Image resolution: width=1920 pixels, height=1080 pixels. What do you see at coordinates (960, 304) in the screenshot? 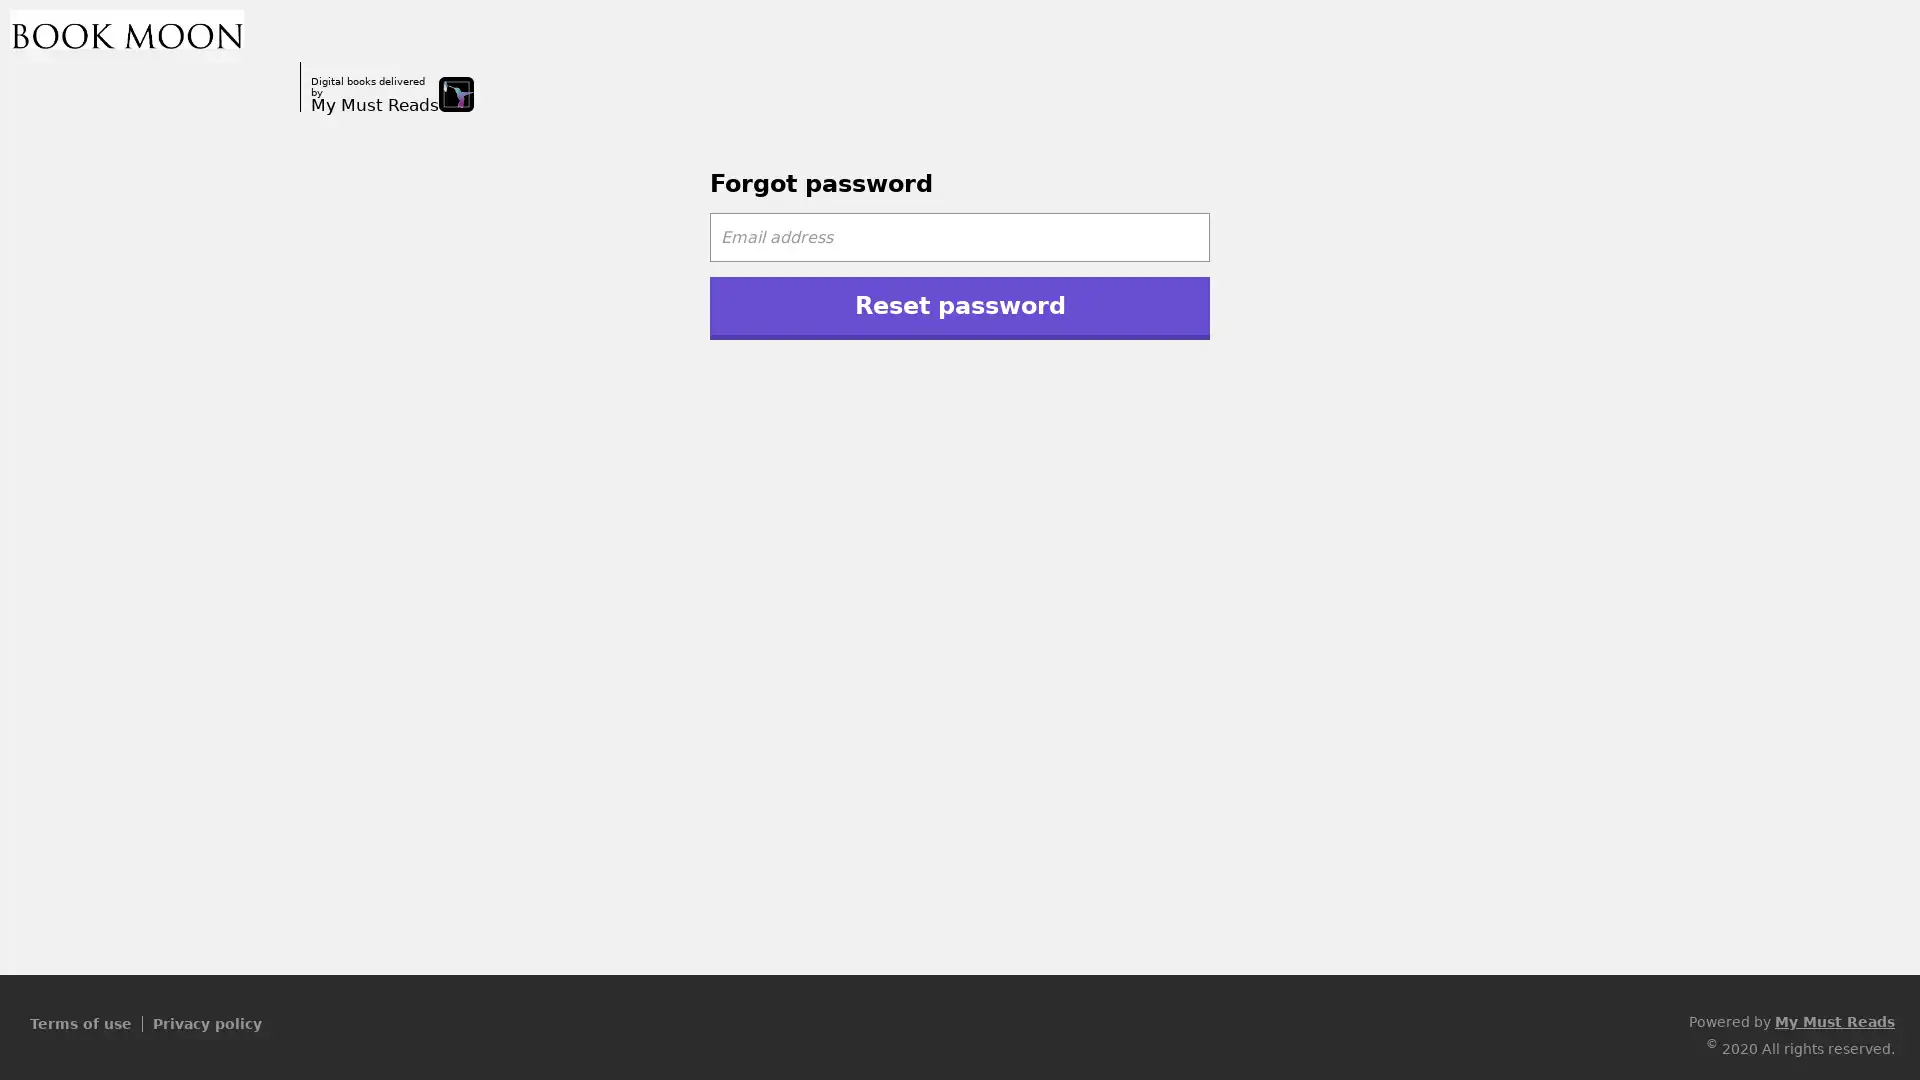
I see `Reset password` at bounding box center [960, 304].